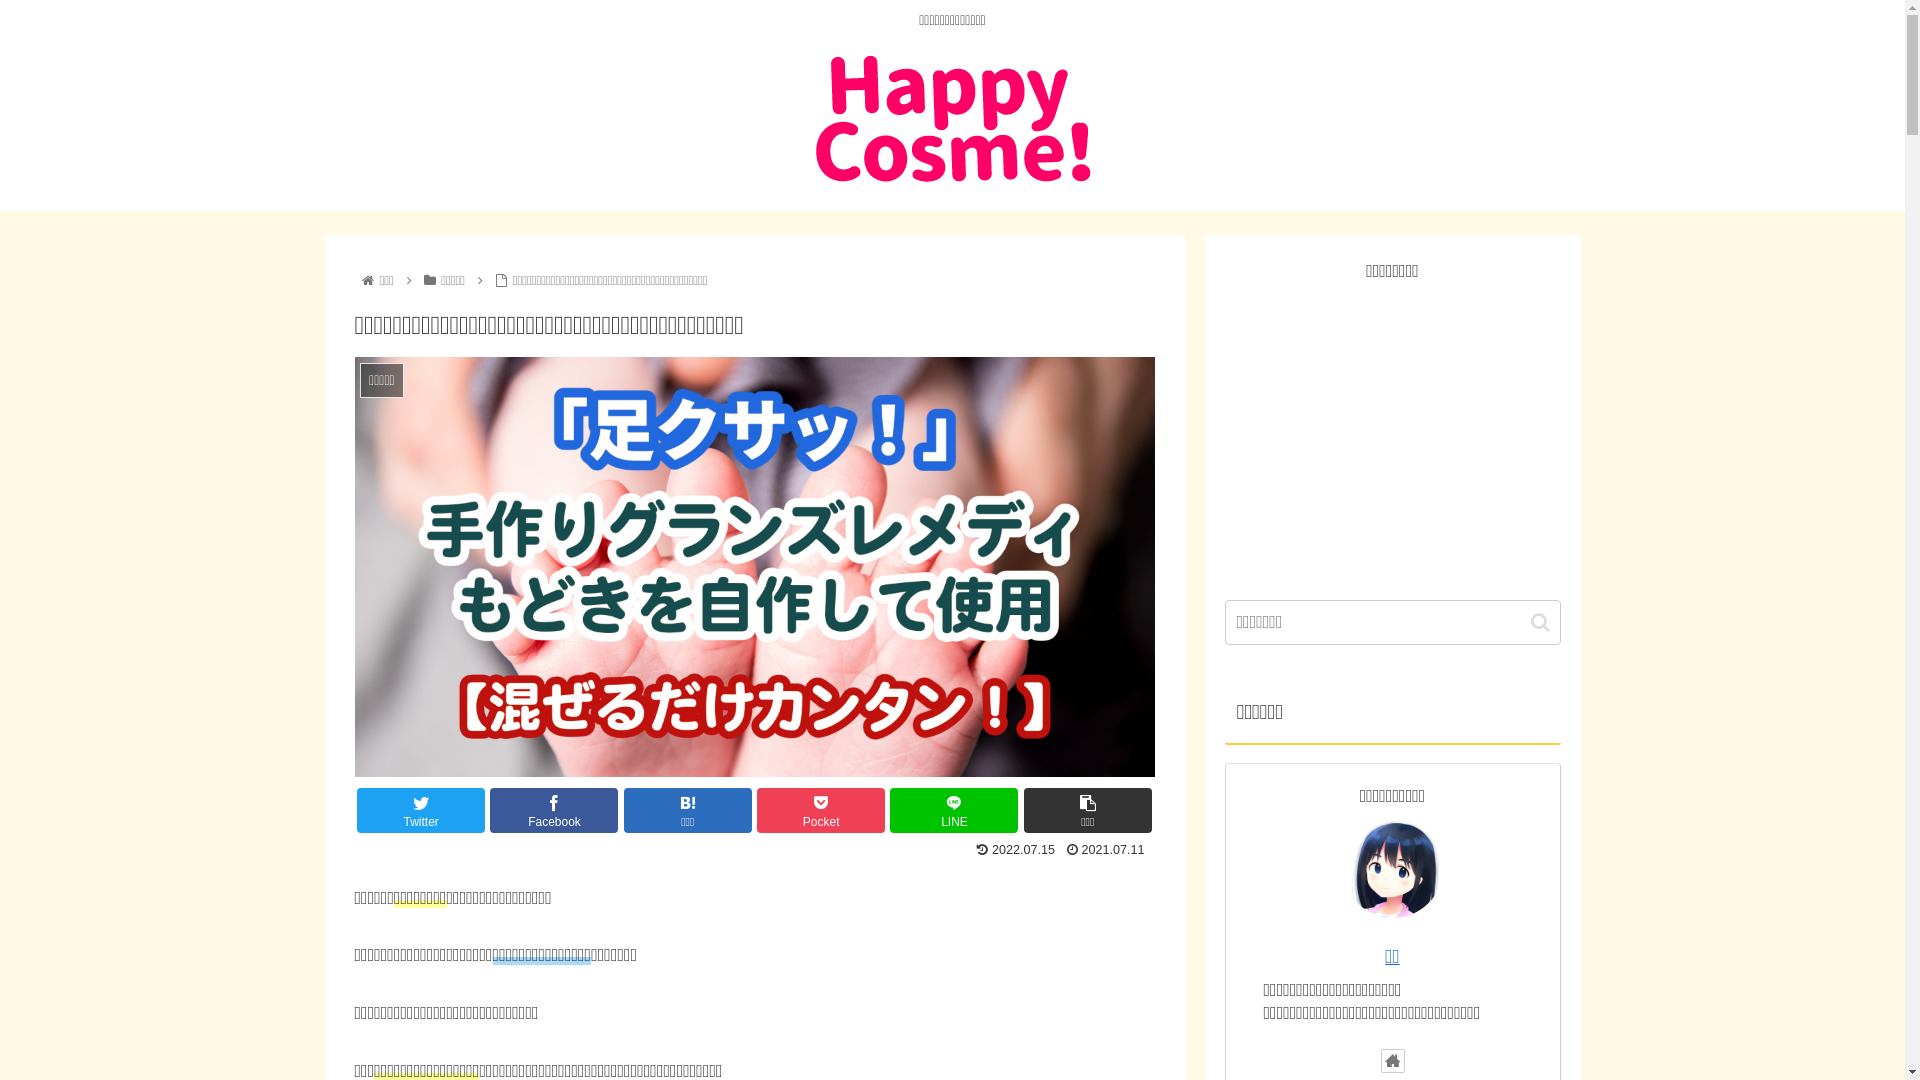 The height and width of the screenshot is (1080, 1920). Describe the element at coordinates (553, 810) in the screenshot. I see `'Facebook'` at that location.